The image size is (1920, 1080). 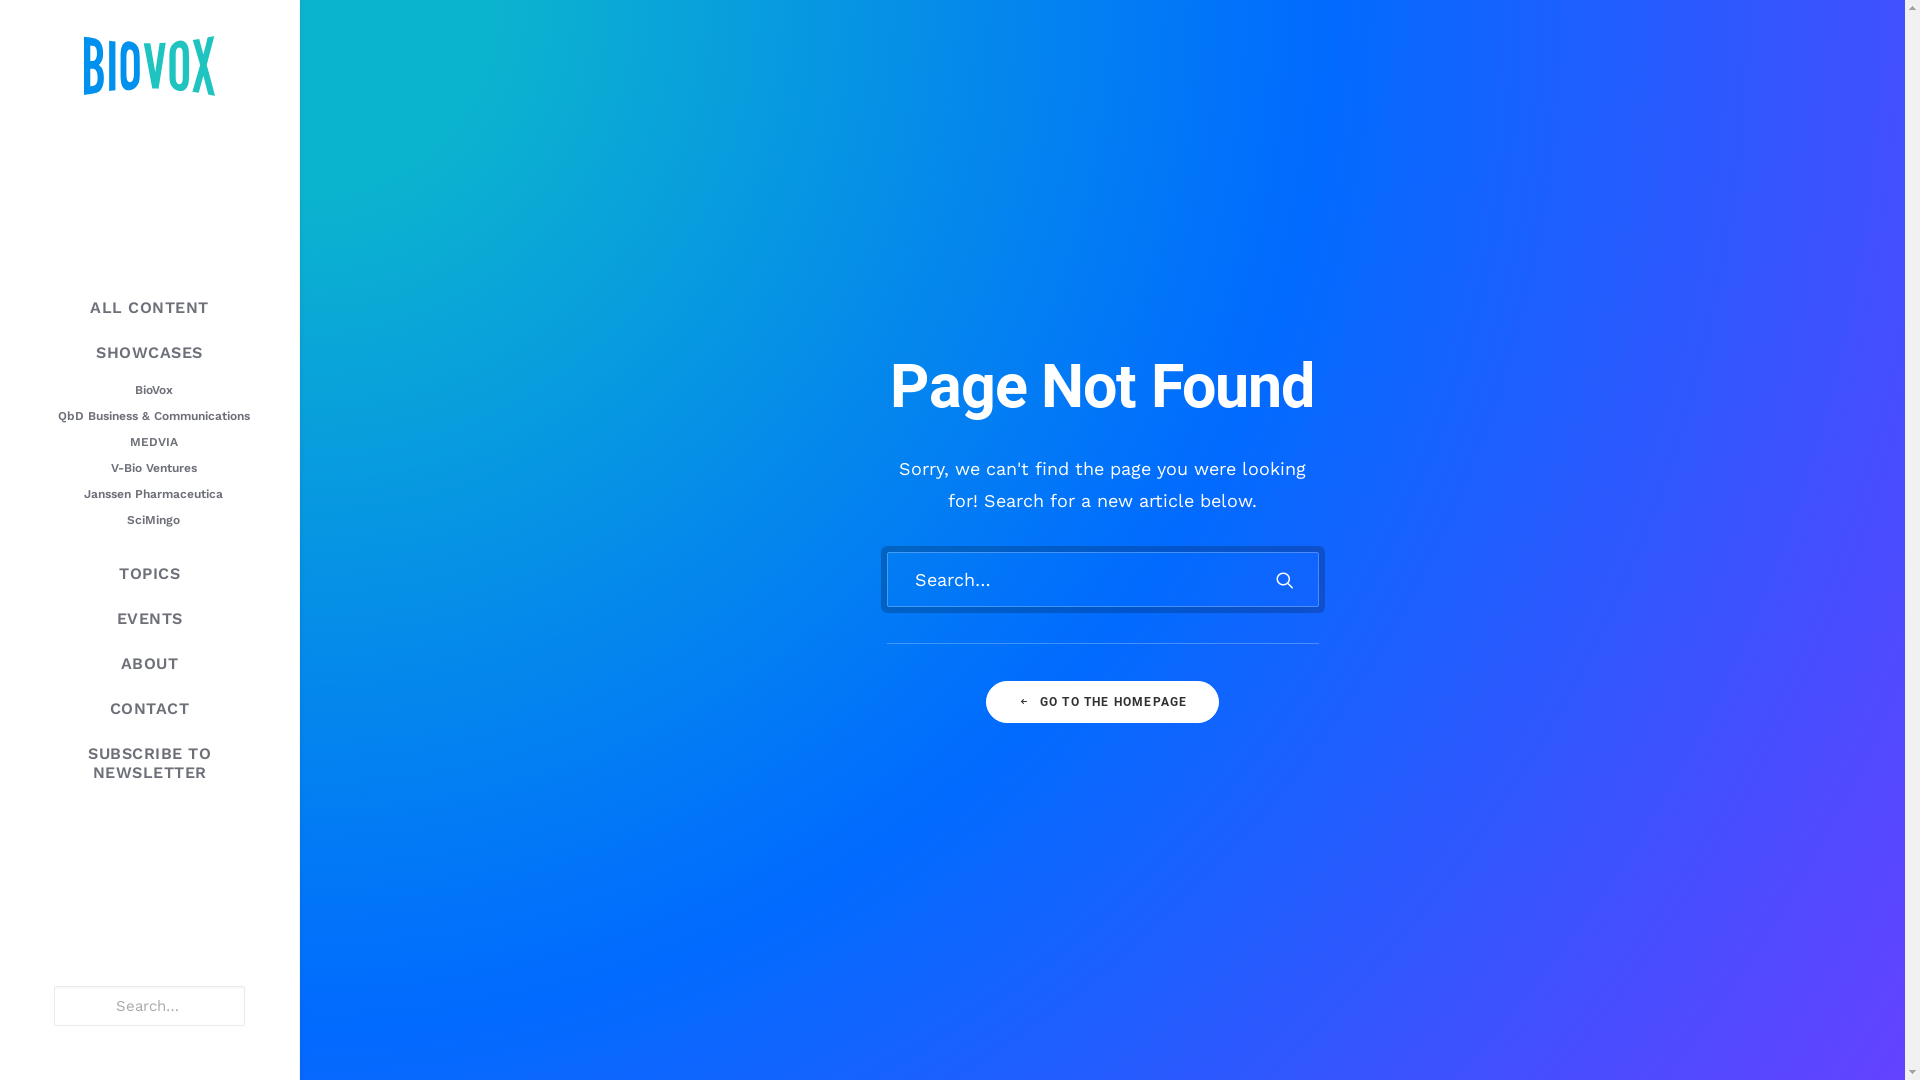 What do you see at coordinates (148, 707) in the screenshot?
I see `'CONTACT'` at bounding box center [148, 707].